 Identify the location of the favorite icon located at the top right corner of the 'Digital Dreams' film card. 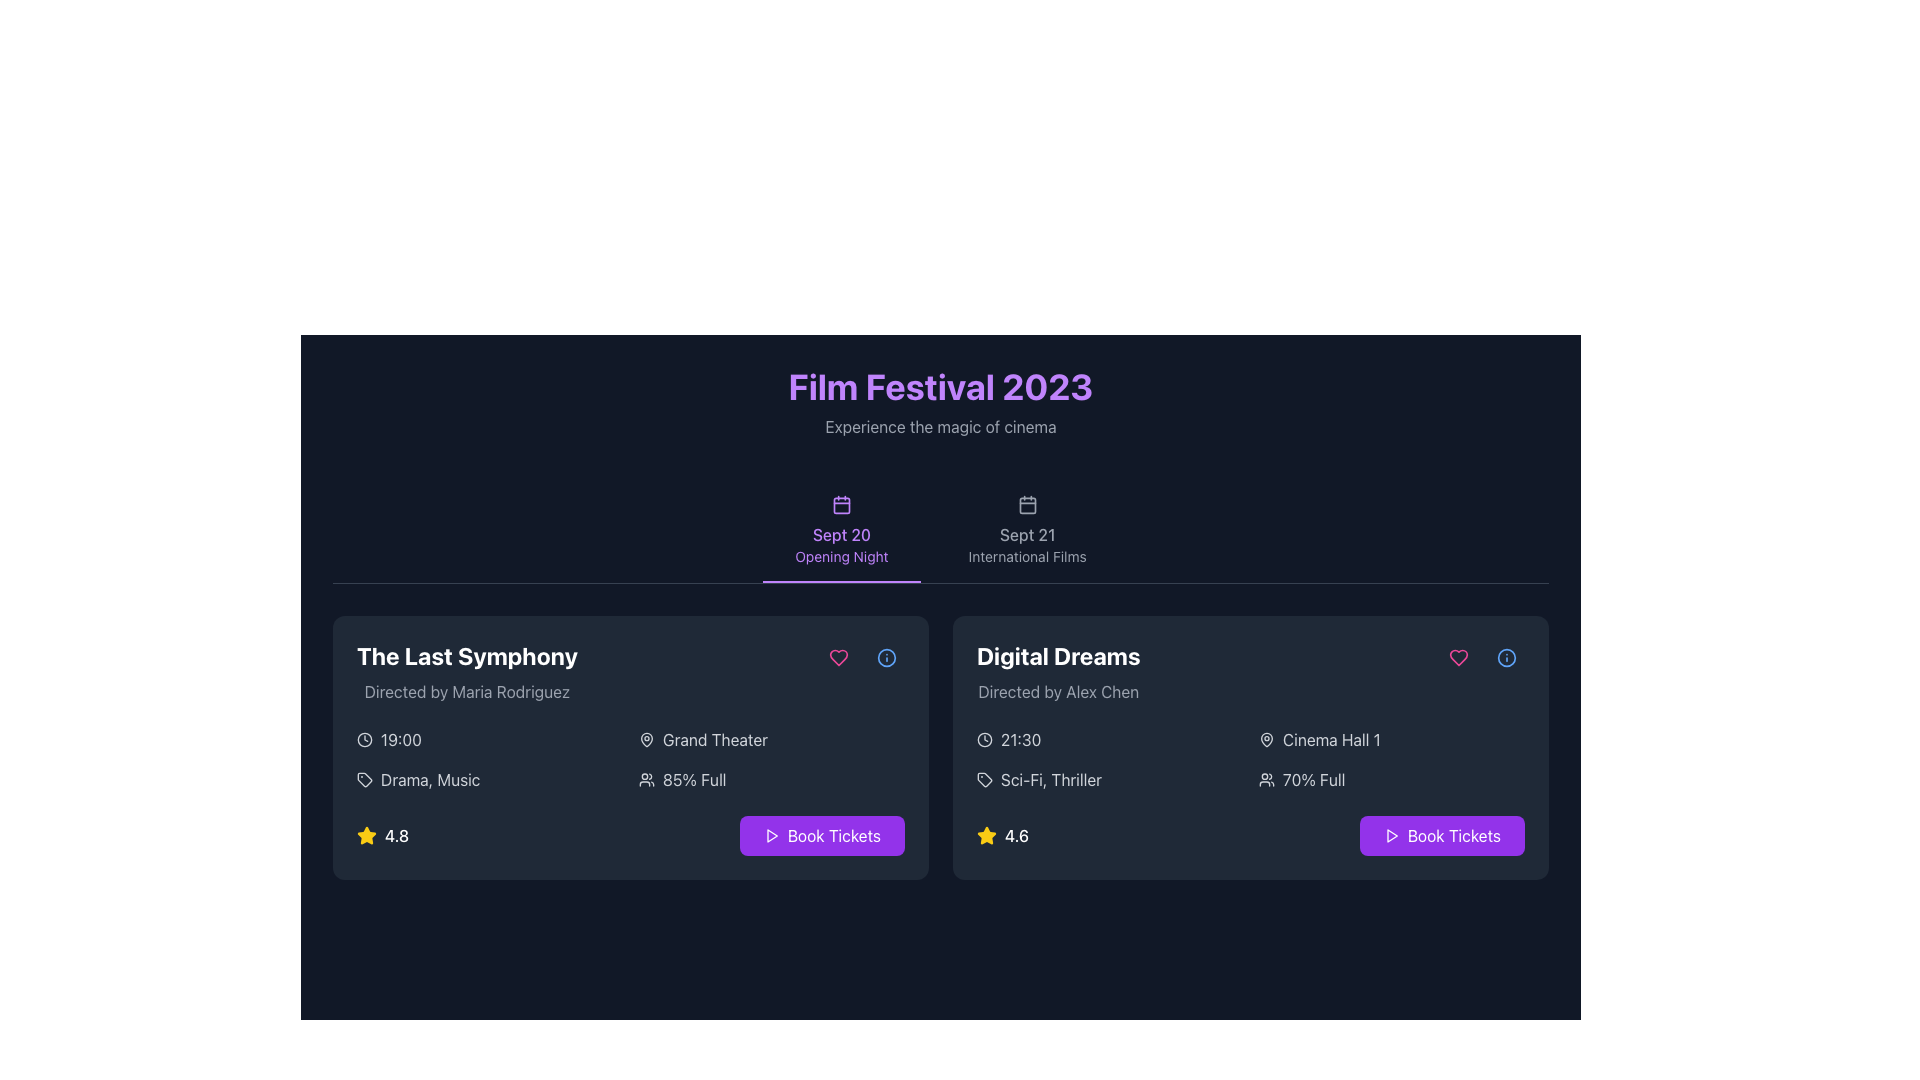
(1459, 658).